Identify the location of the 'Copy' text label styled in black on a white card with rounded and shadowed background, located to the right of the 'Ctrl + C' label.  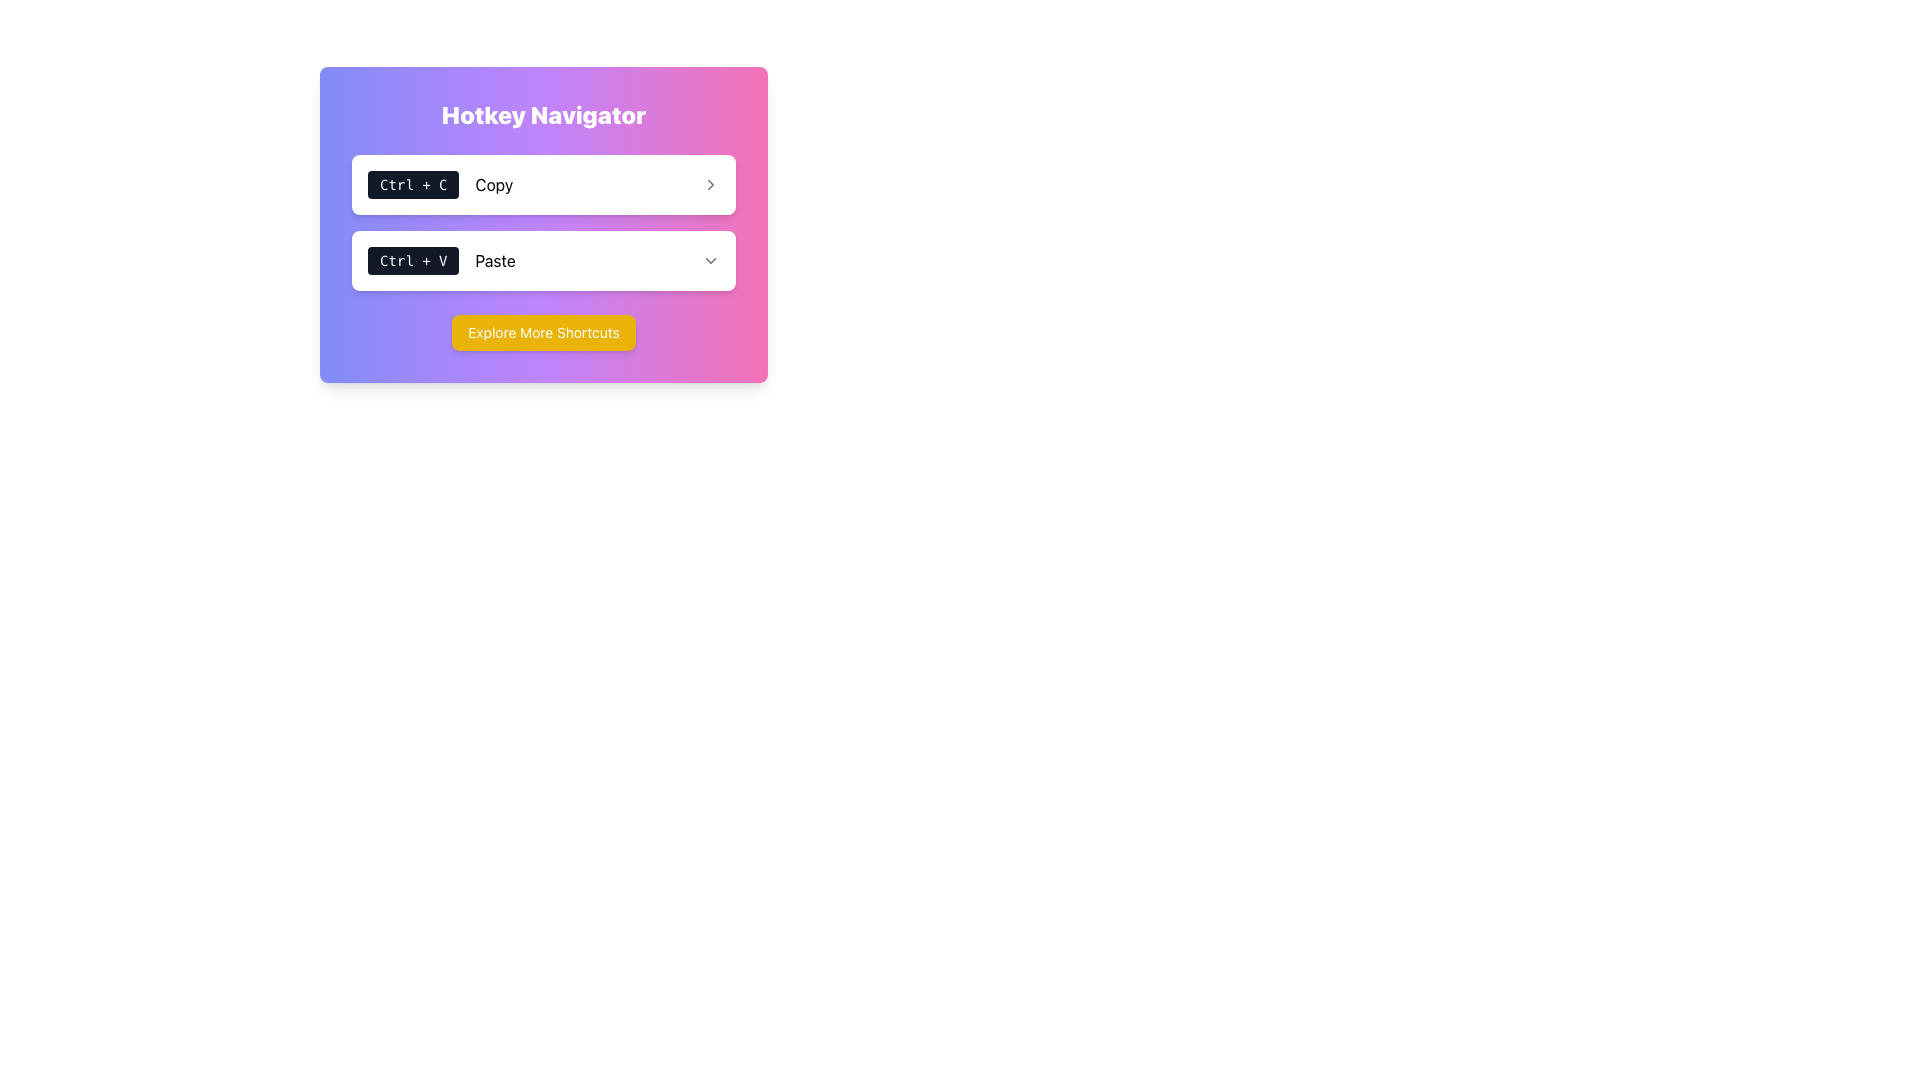
(494, 185).